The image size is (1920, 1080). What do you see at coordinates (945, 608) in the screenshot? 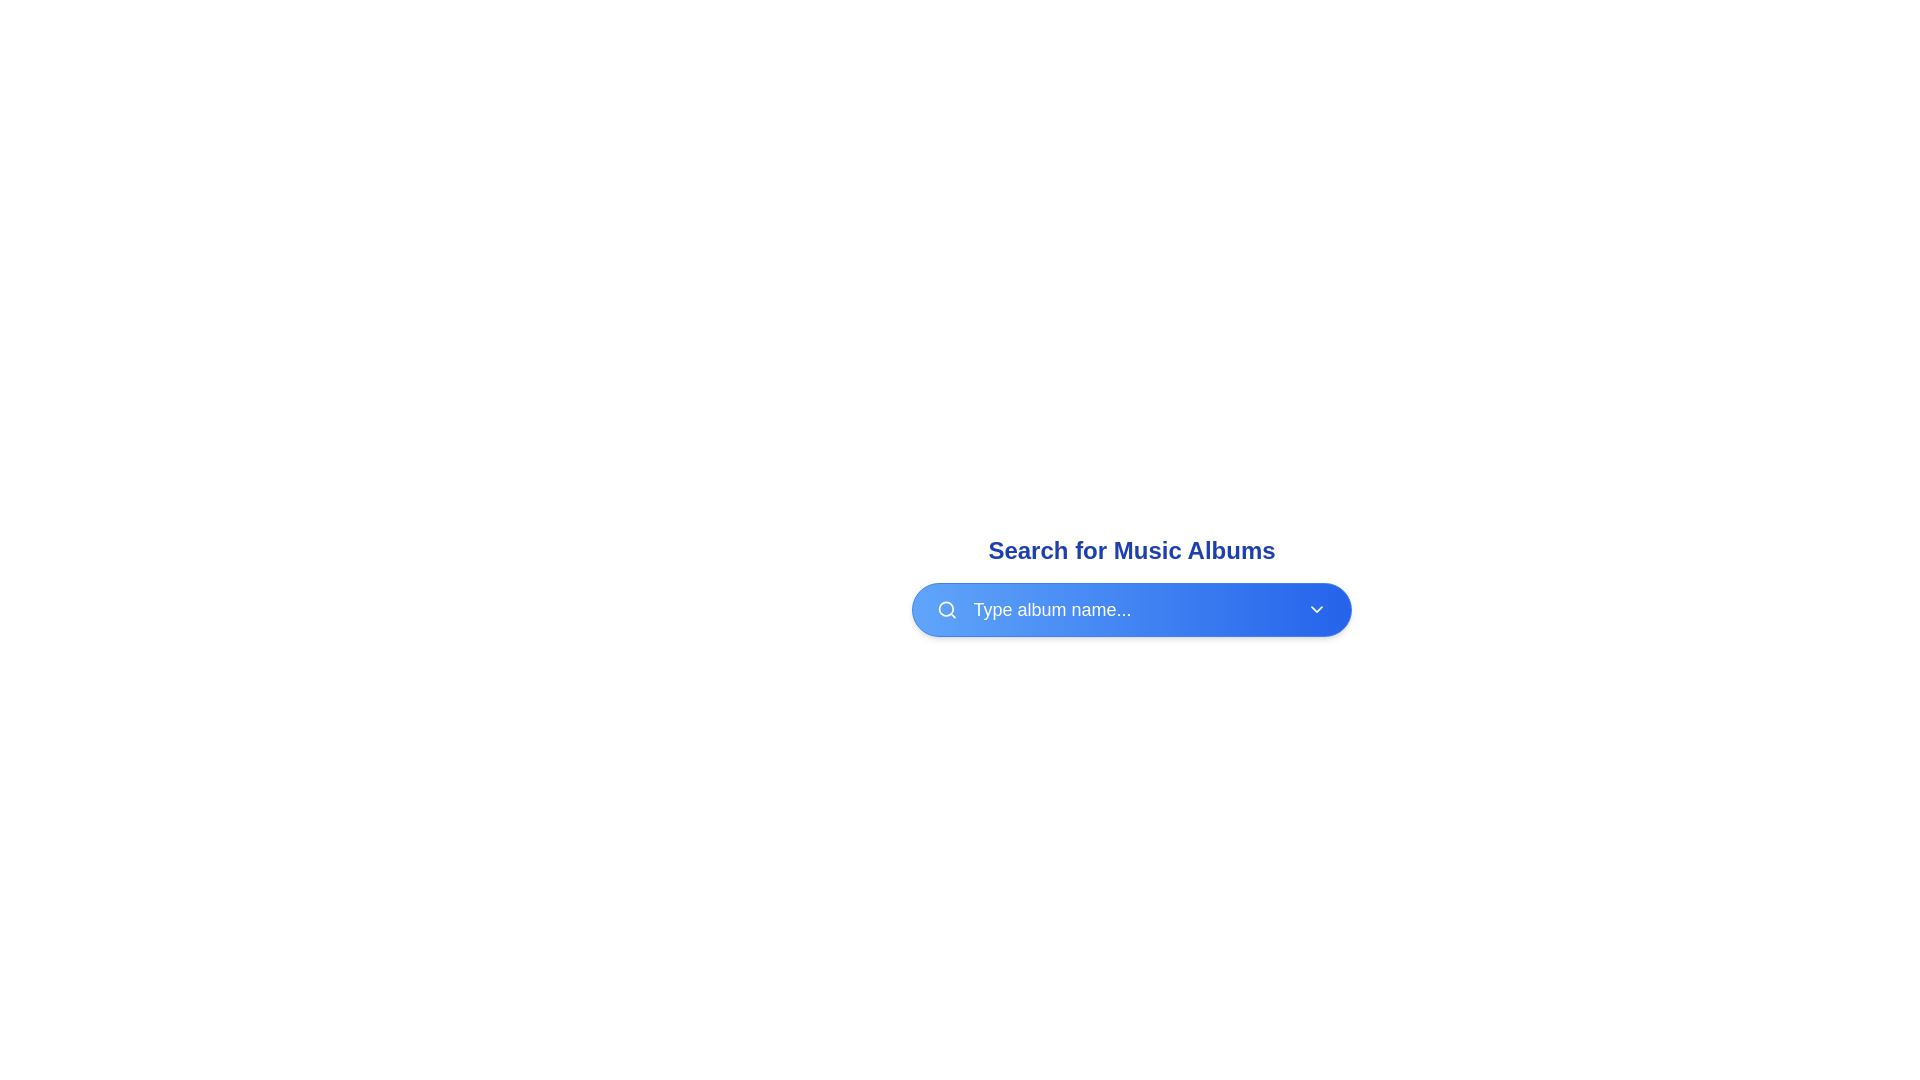
I see `the first SVG circle representing the lens of the search icon` at bounding box center [945, 608].